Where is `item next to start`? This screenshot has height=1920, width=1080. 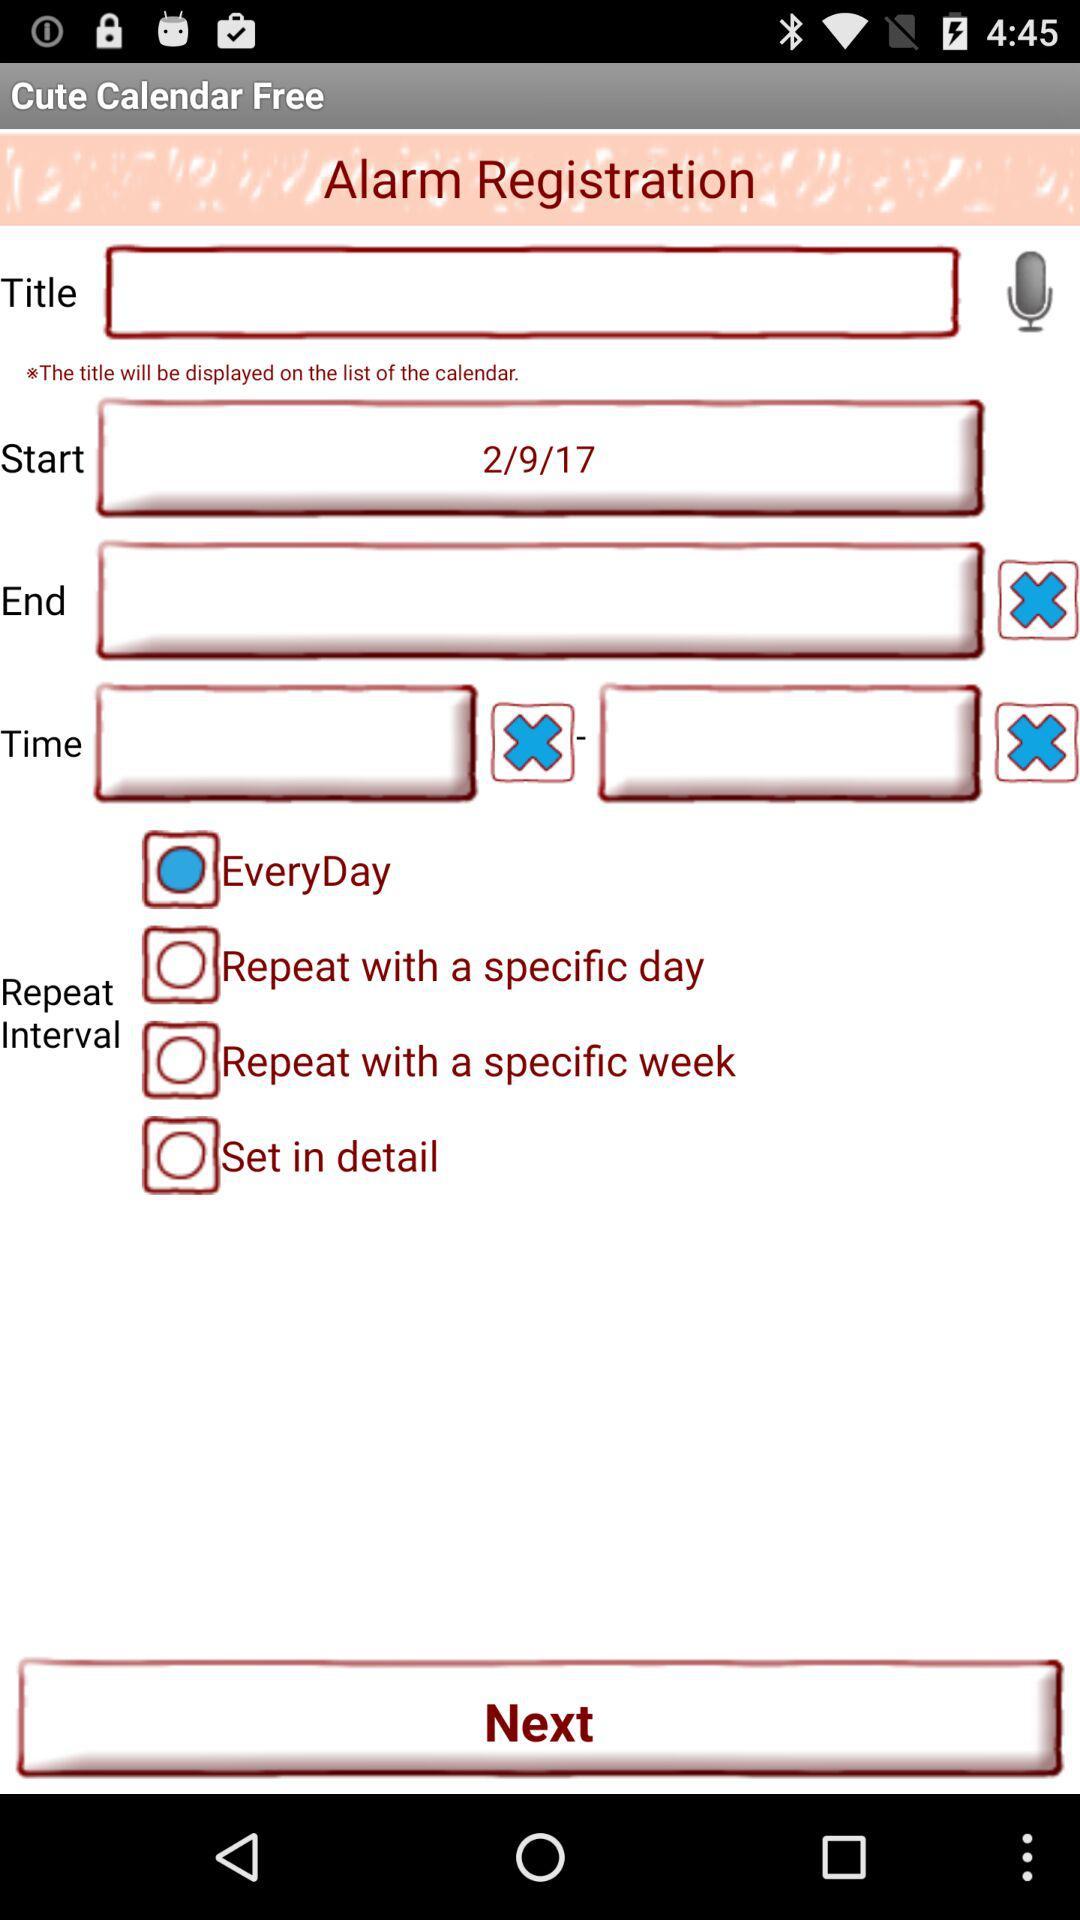 item next to start is located at coordinates (540, 456).